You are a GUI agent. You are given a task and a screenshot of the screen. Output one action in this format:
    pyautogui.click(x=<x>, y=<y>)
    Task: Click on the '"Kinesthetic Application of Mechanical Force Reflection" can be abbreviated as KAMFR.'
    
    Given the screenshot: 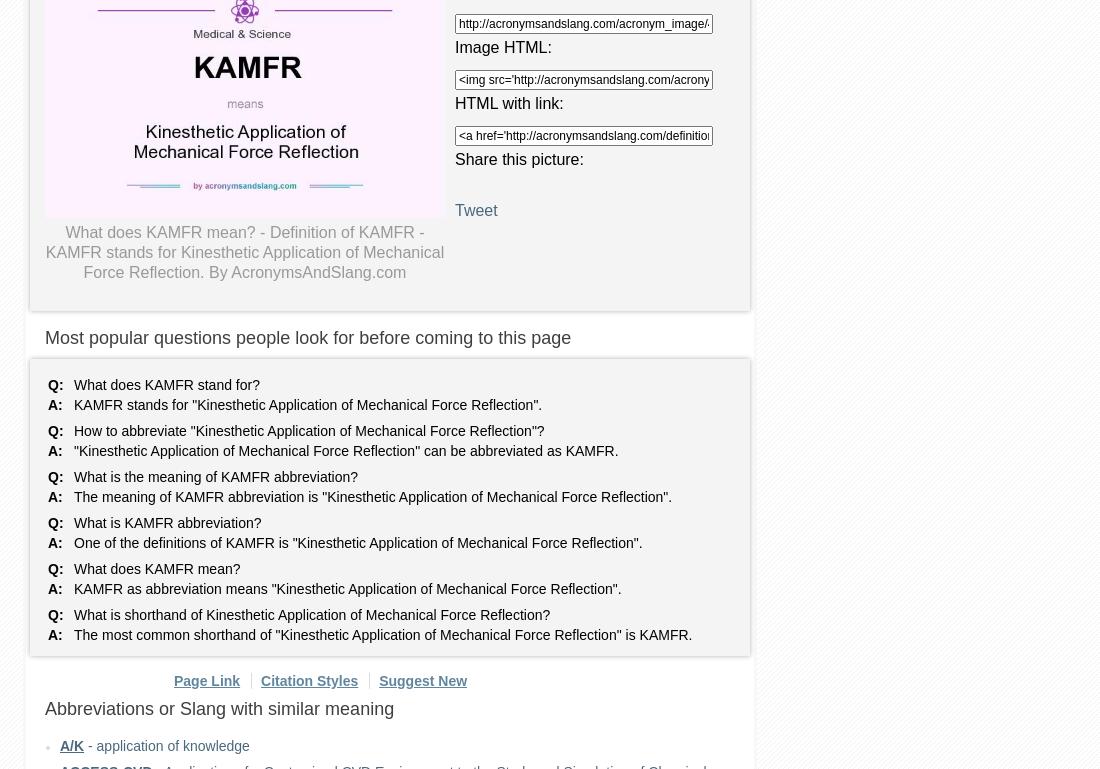 What is the action you would take?
    pyautogui.click(x=345, y=451)
    